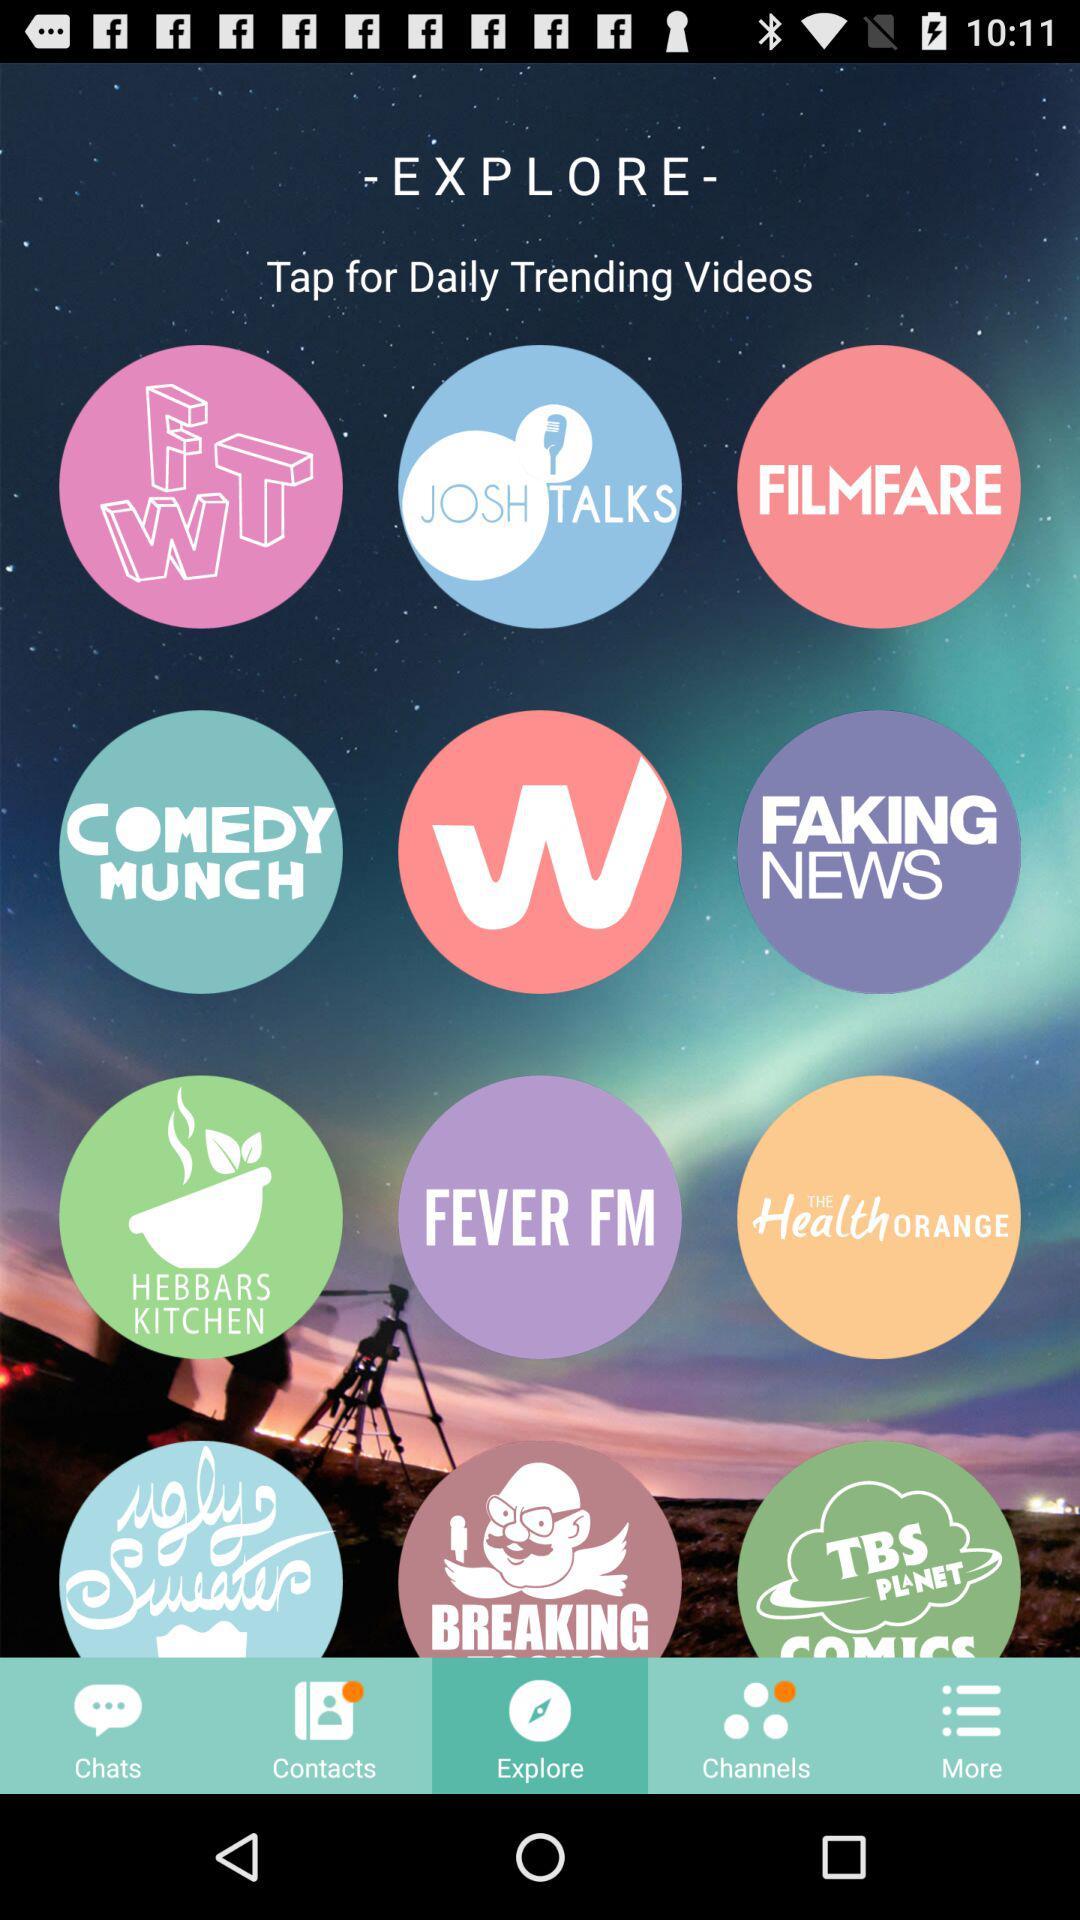  Describe the element at coordinates (200, 852) in the screenshot. I see `button above hebbars kitchen` at that location.